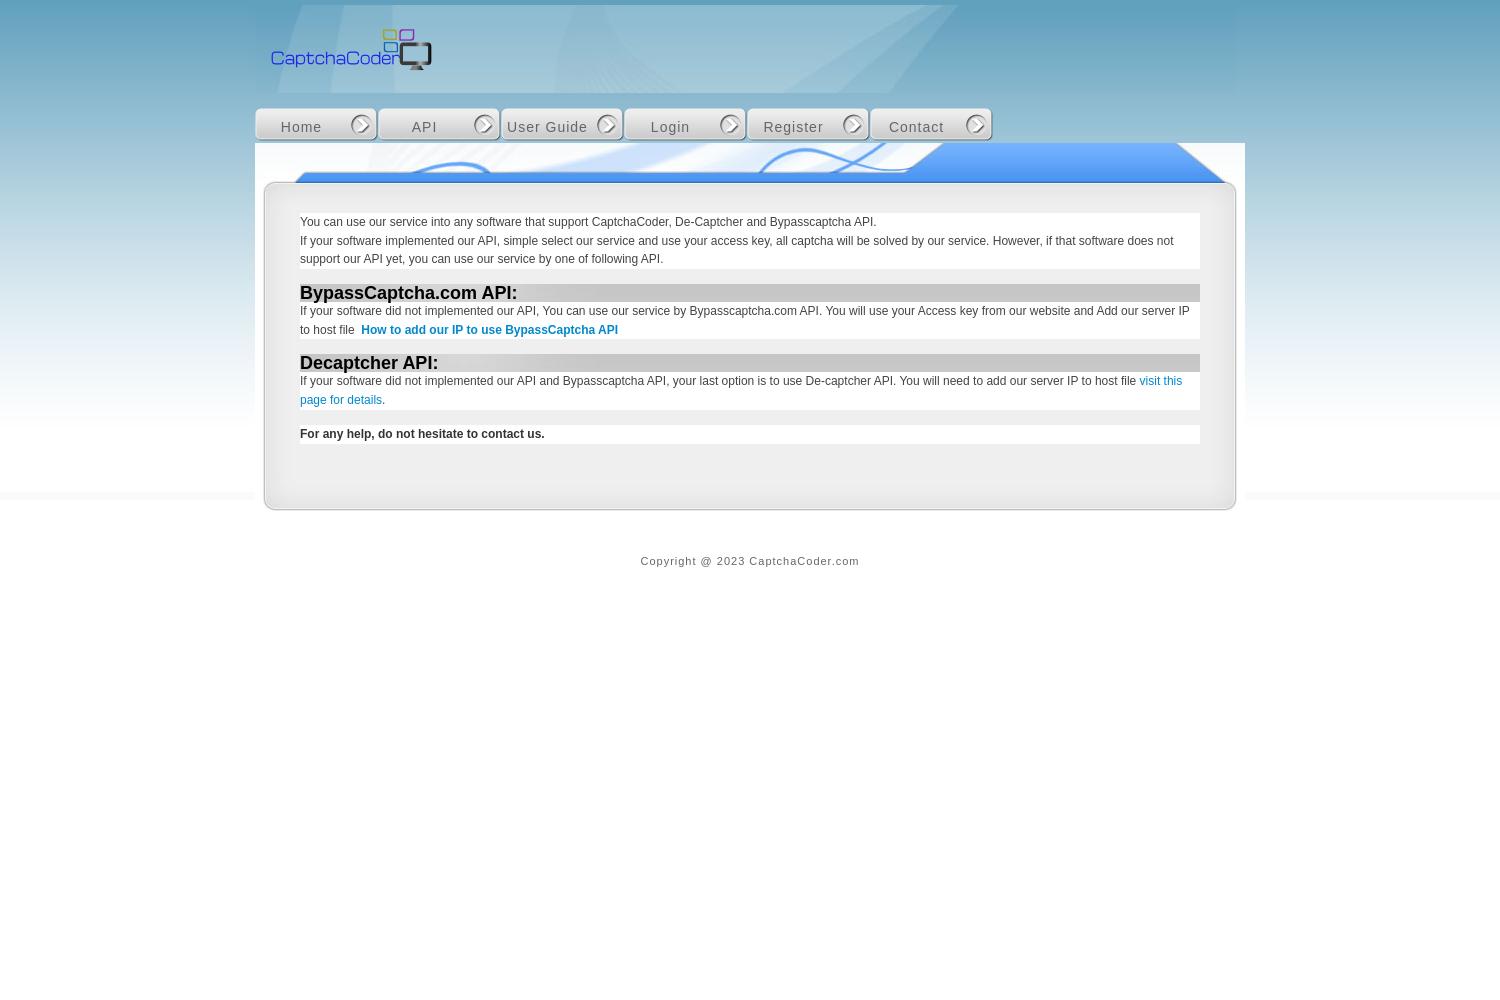 The height and width of the screenshot is (1000, 1500). What do you see at coordinates (300, 390) in the screenshot?
I see `'visit this page for details'` at bounding box center [300, 390].